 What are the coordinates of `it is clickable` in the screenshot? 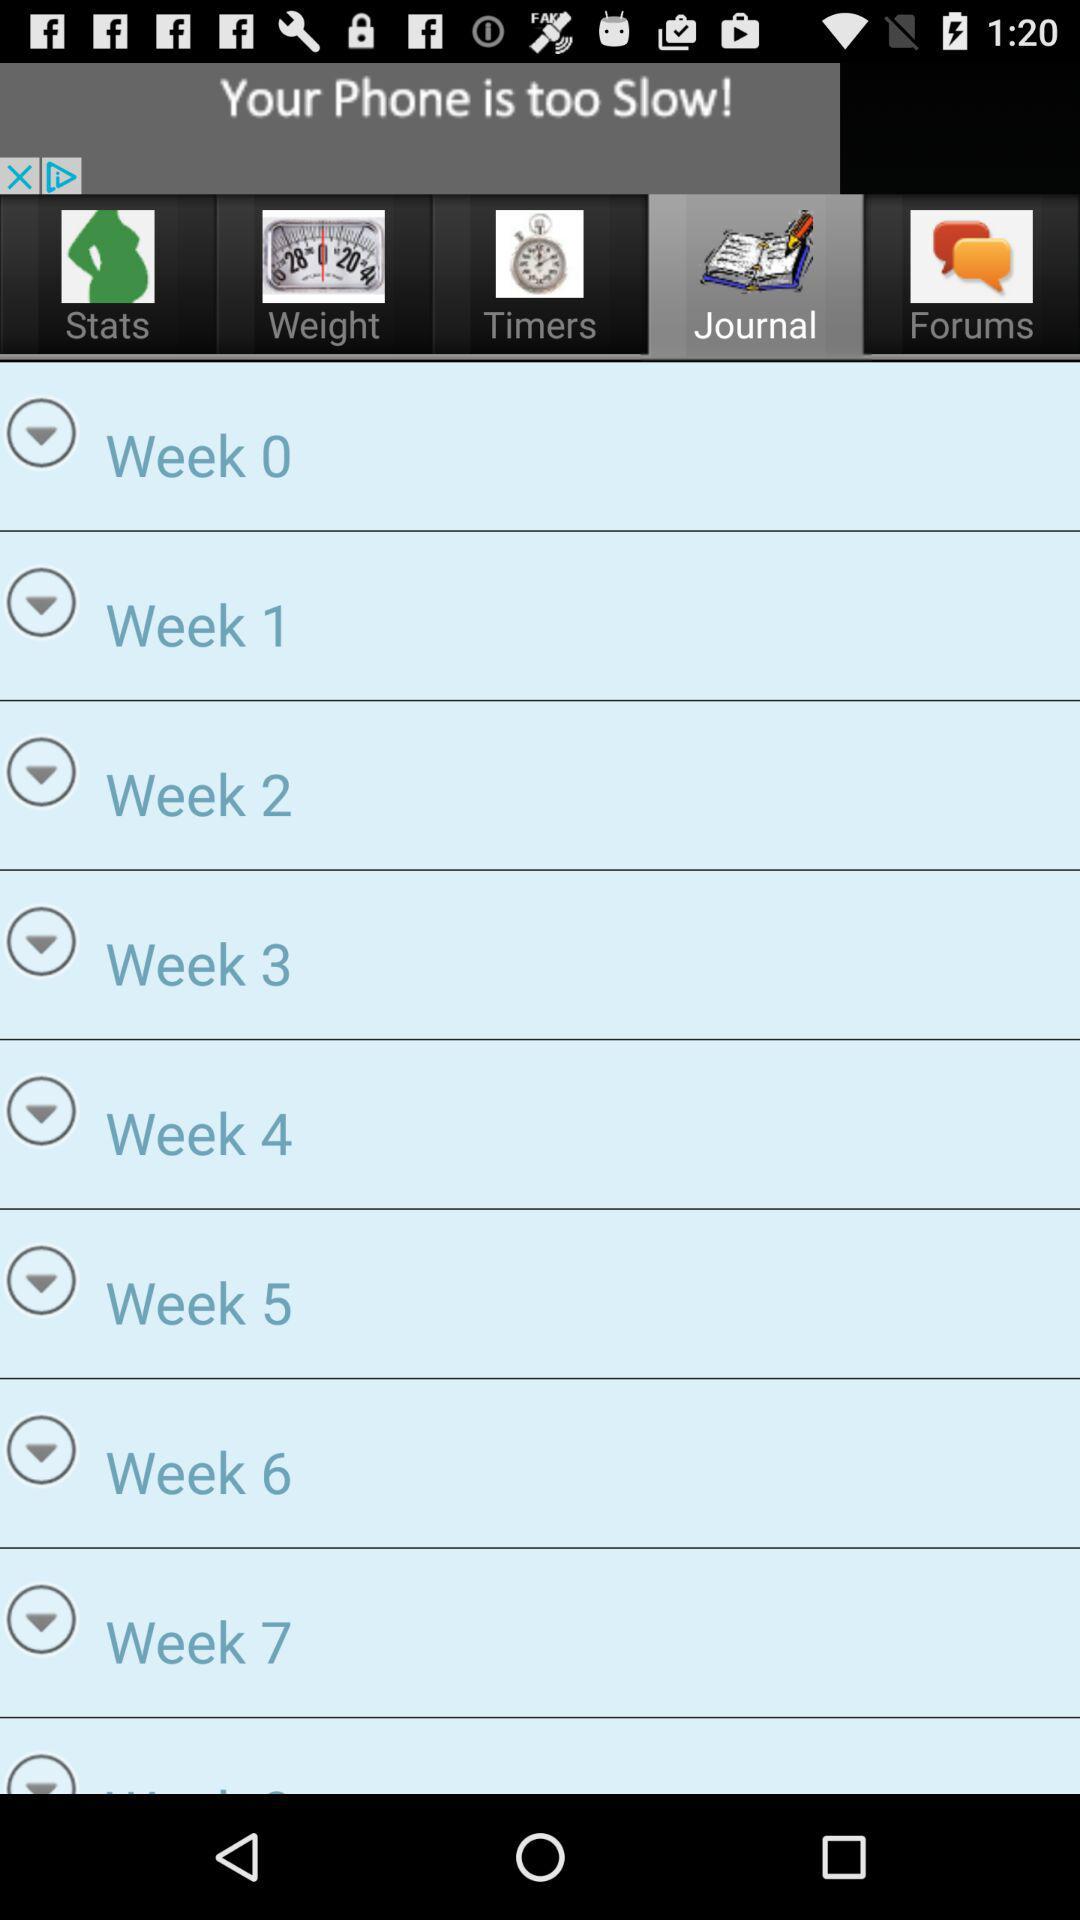 It's located at (323, 255).